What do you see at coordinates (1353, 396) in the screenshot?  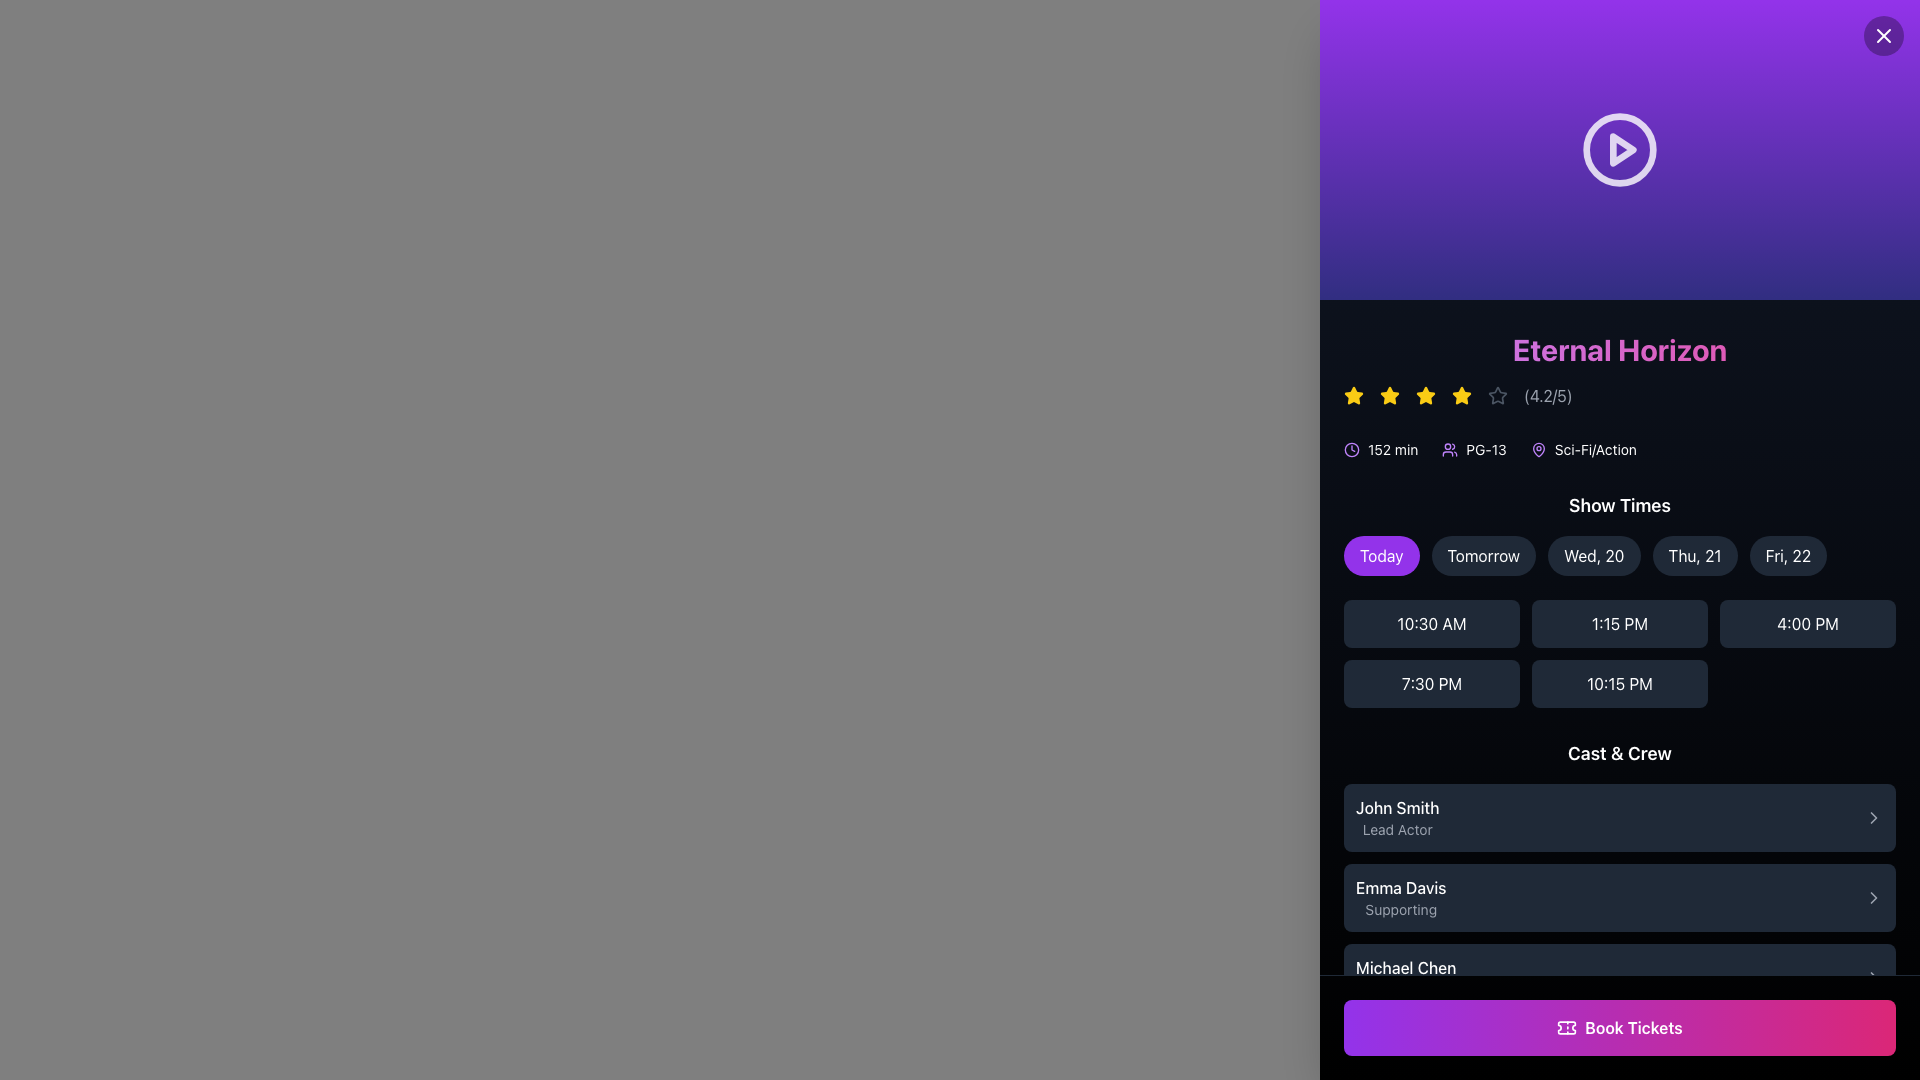 I see `the first filled star icon in the movie rating component` at bounding box center [1353, 396].